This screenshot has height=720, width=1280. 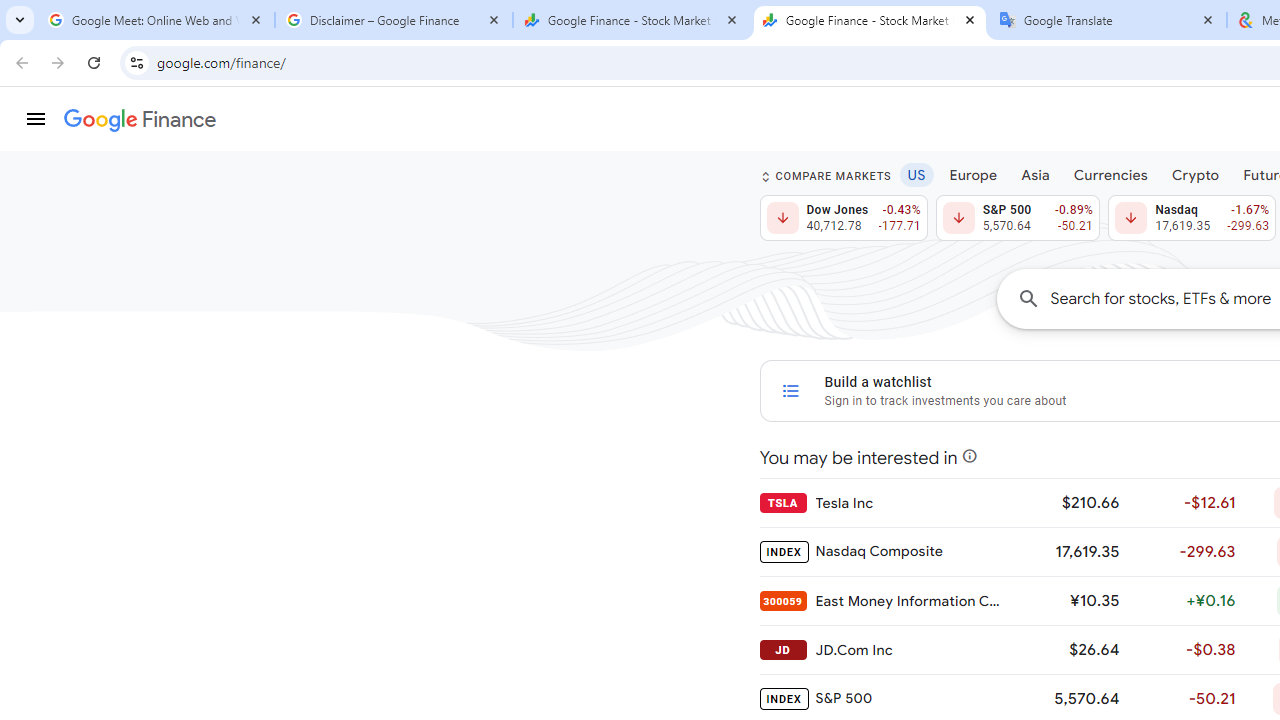 What do you see at coordinates (139, 120) in the screenshot?
I see `'Finance'` at bounding box center [139, 120].